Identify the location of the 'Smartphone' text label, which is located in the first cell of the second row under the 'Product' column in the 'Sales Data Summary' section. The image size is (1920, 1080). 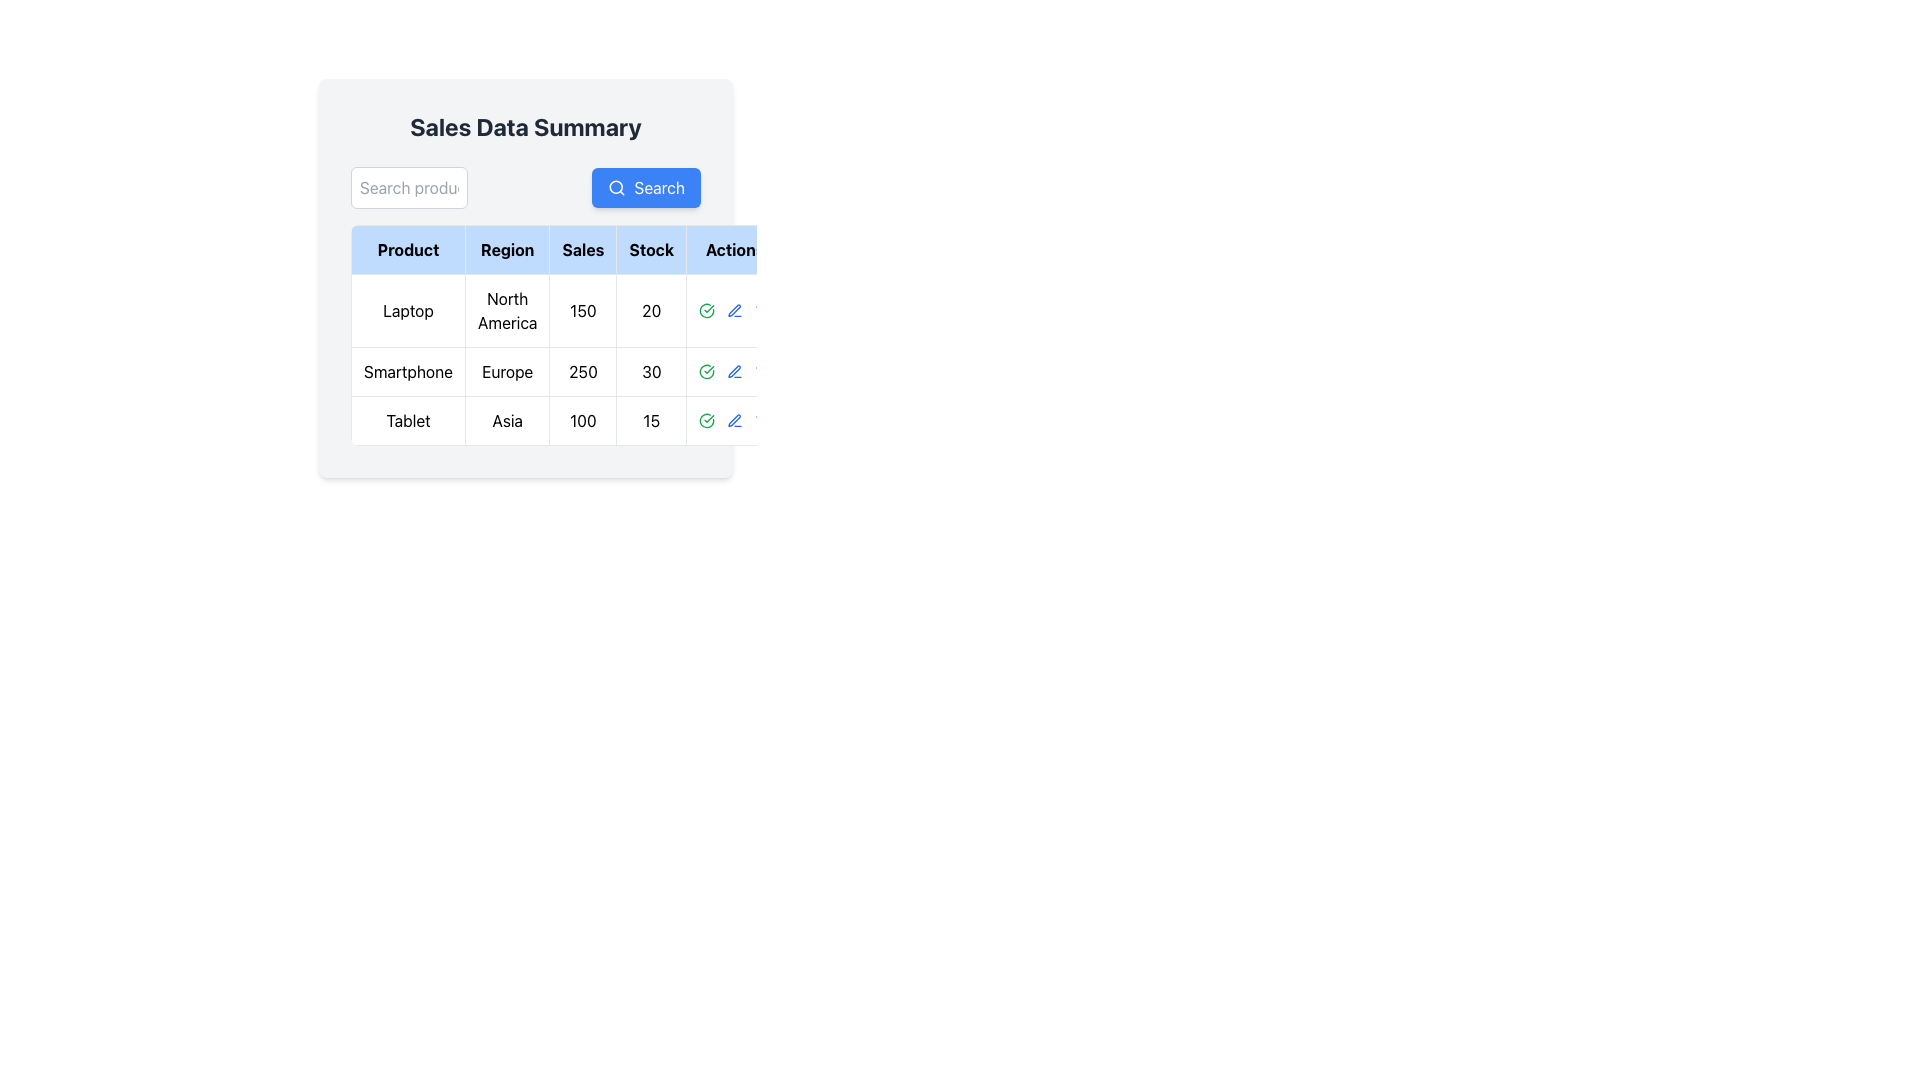
(407, 371).